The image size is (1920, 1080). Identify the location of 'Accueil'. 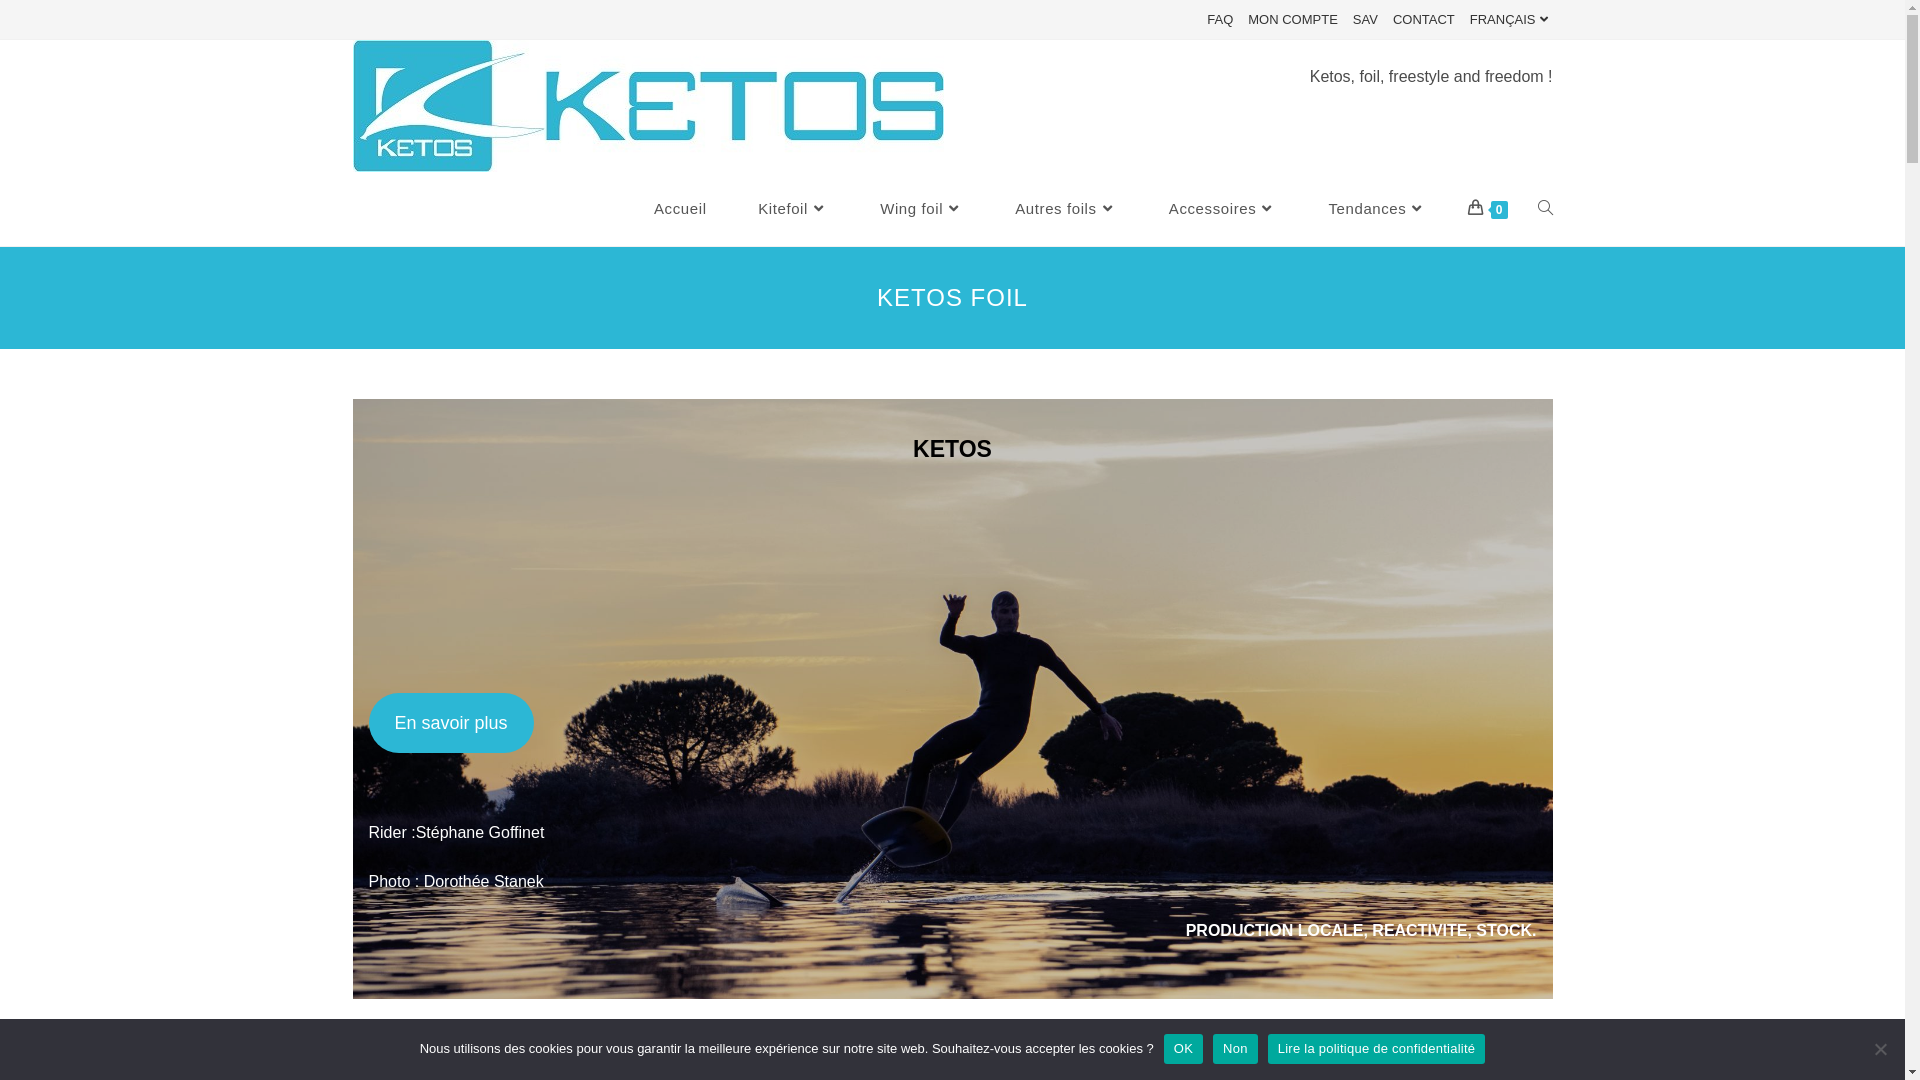
(680, 208).